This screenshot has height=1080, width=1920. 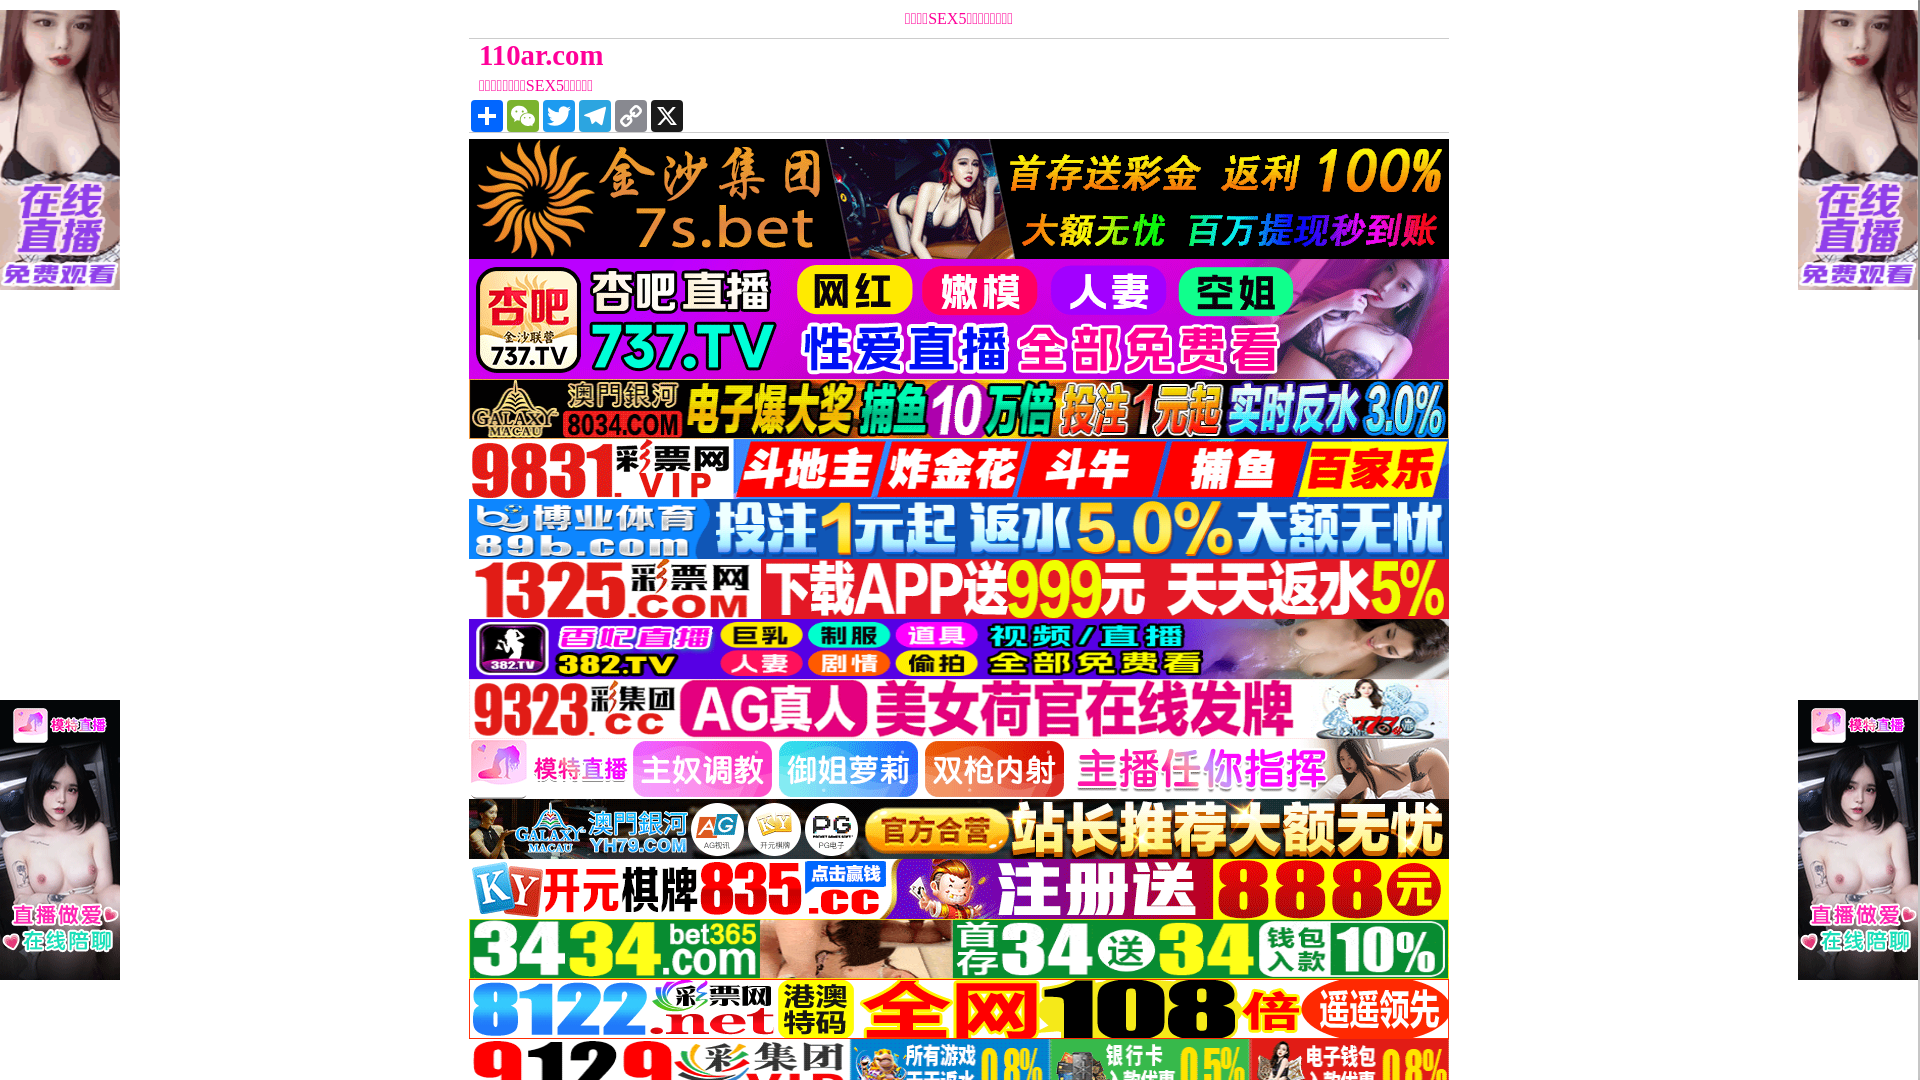 What do you see at coordinates (523, 115) in the screenshot?
I see `'WeChat'` at bounding box center [523, 115].